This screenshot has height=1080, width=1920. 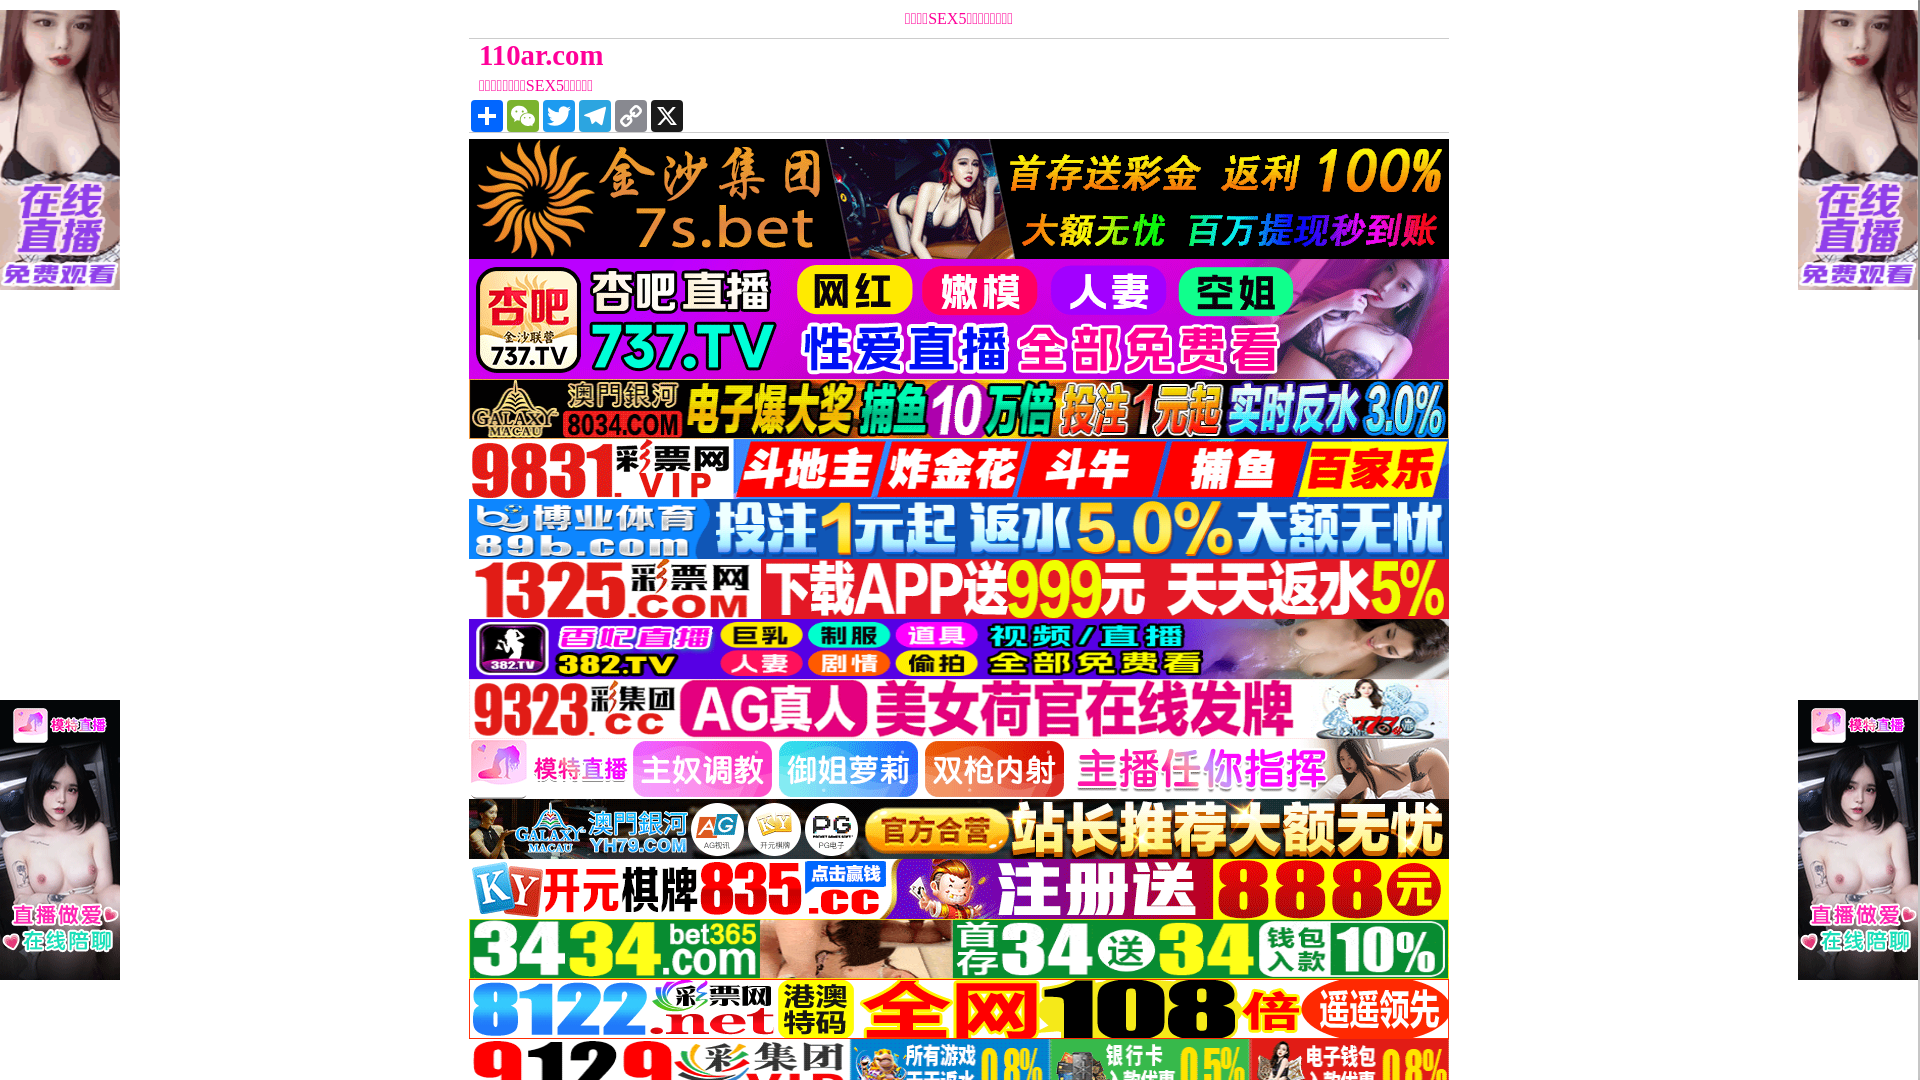 What do you see at coordinates (523, 115) in the screenshot?
I see `'WeChat'` at bounding box center [523, 115].